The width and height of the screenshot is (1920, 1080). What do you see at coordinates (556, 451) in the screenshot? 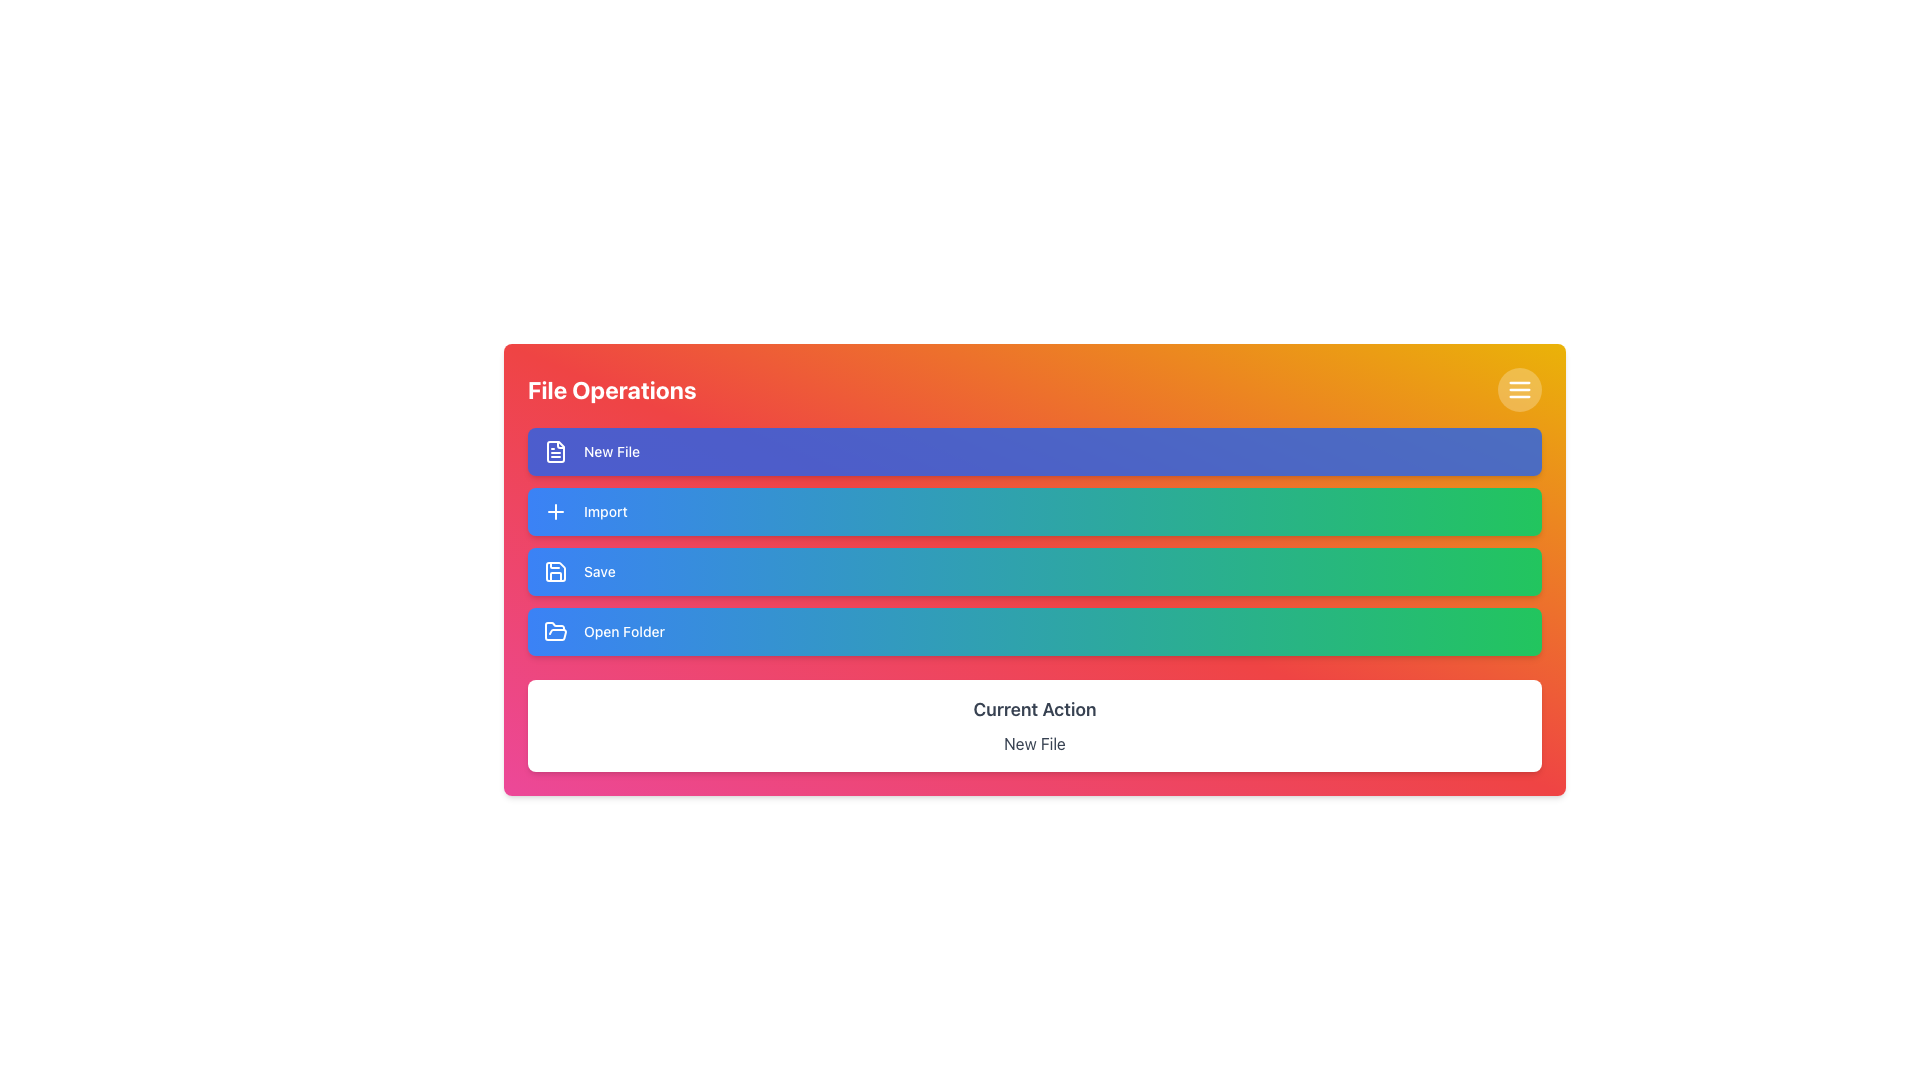
I see `the 'New File' button in the 'File Operations' menu, which includes the file icon to its left` at bounding box center [556, 451].